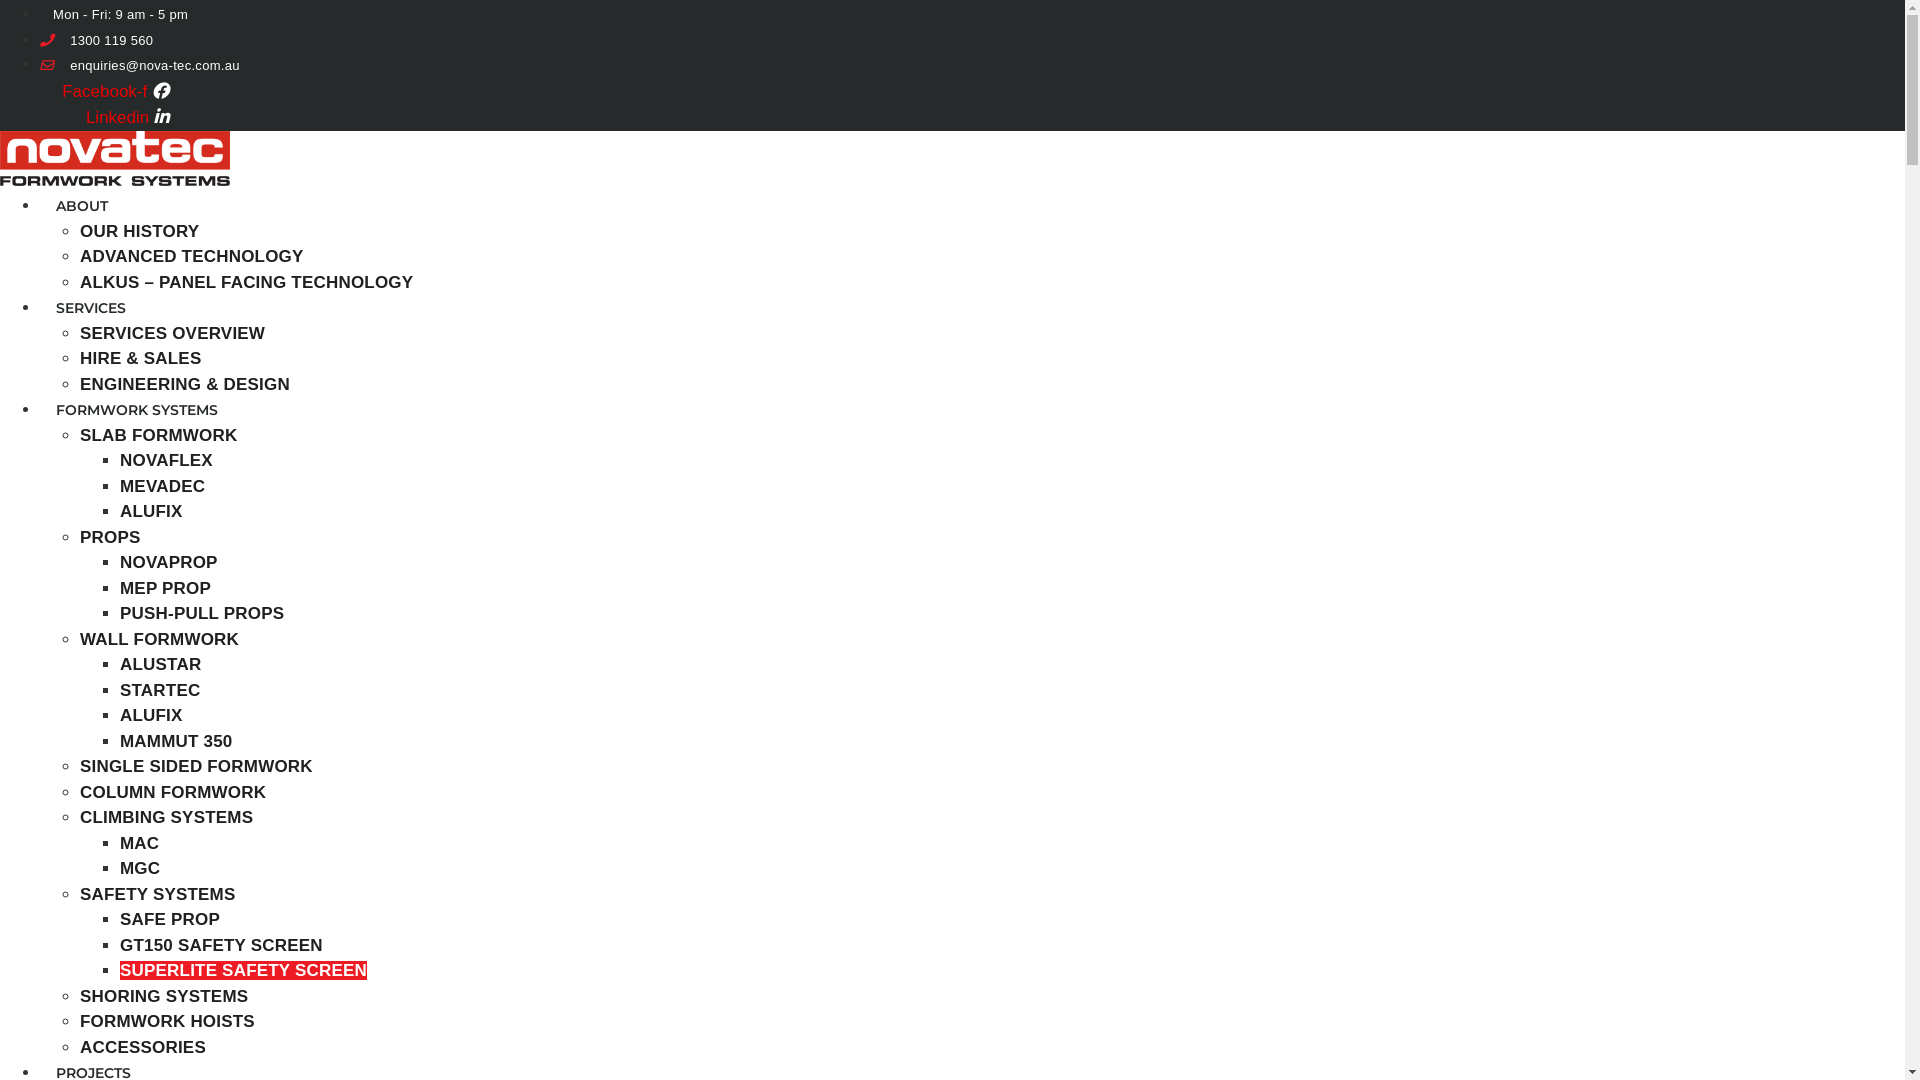  Describe the element at coordinates (80, 817) in the screenshot. I see `'CLIMBING SYSTEMS'` at that location.